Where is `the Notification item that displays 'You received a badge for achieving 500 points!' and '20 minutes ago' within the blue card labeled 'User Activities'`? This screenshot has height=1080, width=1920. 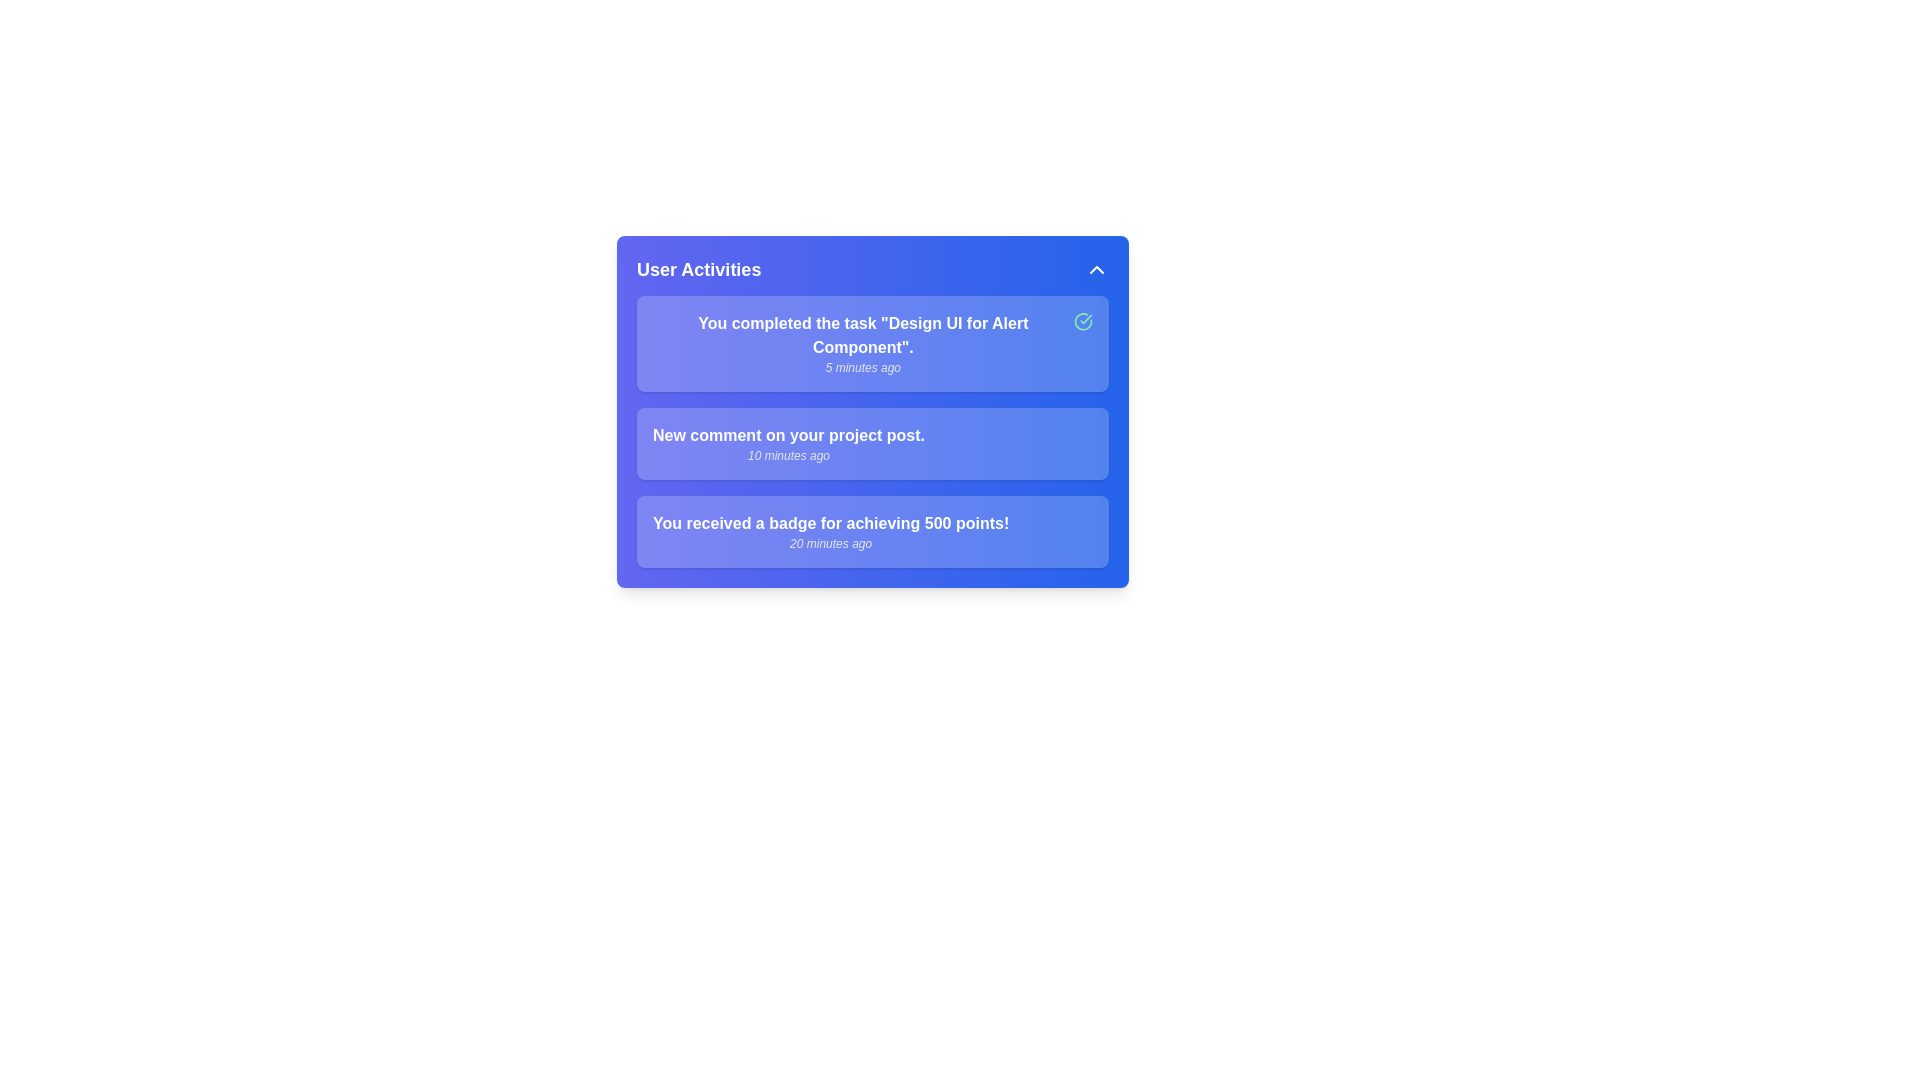
the Notification item that displays 'You received a badge for achieving 500 points!' and '20 minutes ago' within the blue card labeled 'User Activities' is located at coordinates (873, 531).